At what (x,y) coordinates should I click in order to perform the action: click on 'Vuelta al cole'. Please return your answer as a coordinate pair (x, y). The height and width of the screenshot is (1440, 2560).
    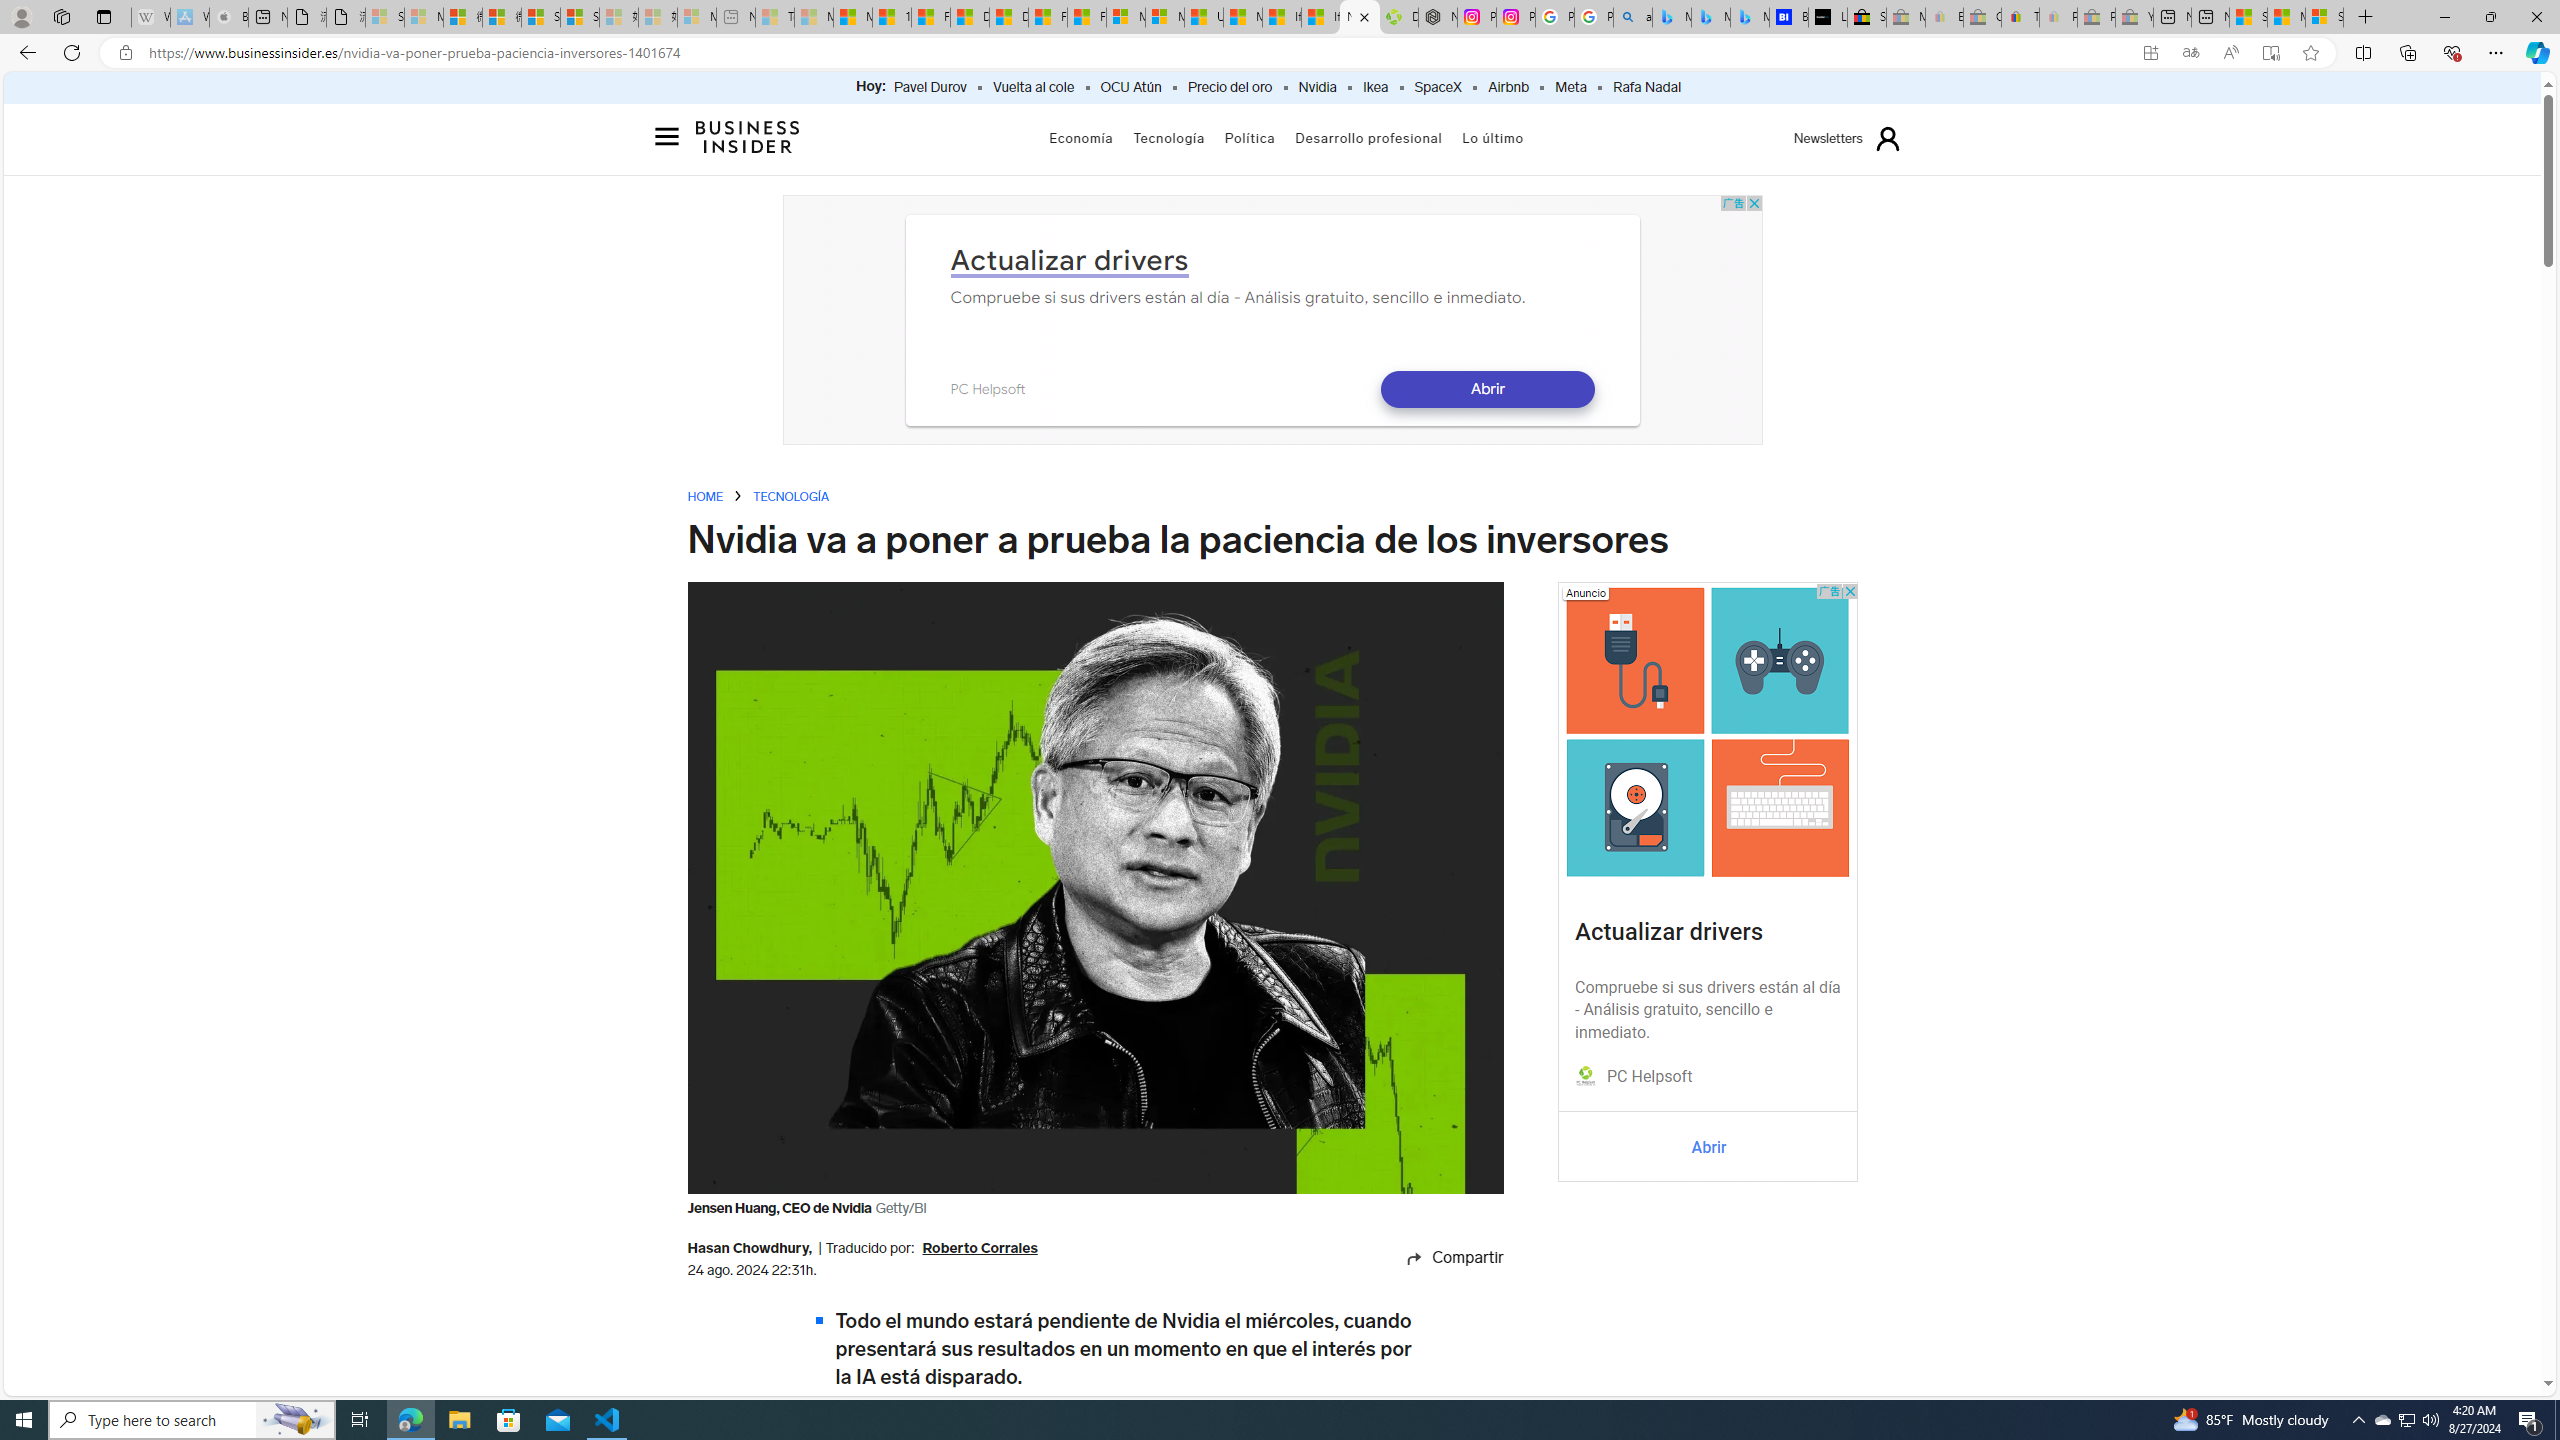
    Looking at the image, I should click on (1034, 87).